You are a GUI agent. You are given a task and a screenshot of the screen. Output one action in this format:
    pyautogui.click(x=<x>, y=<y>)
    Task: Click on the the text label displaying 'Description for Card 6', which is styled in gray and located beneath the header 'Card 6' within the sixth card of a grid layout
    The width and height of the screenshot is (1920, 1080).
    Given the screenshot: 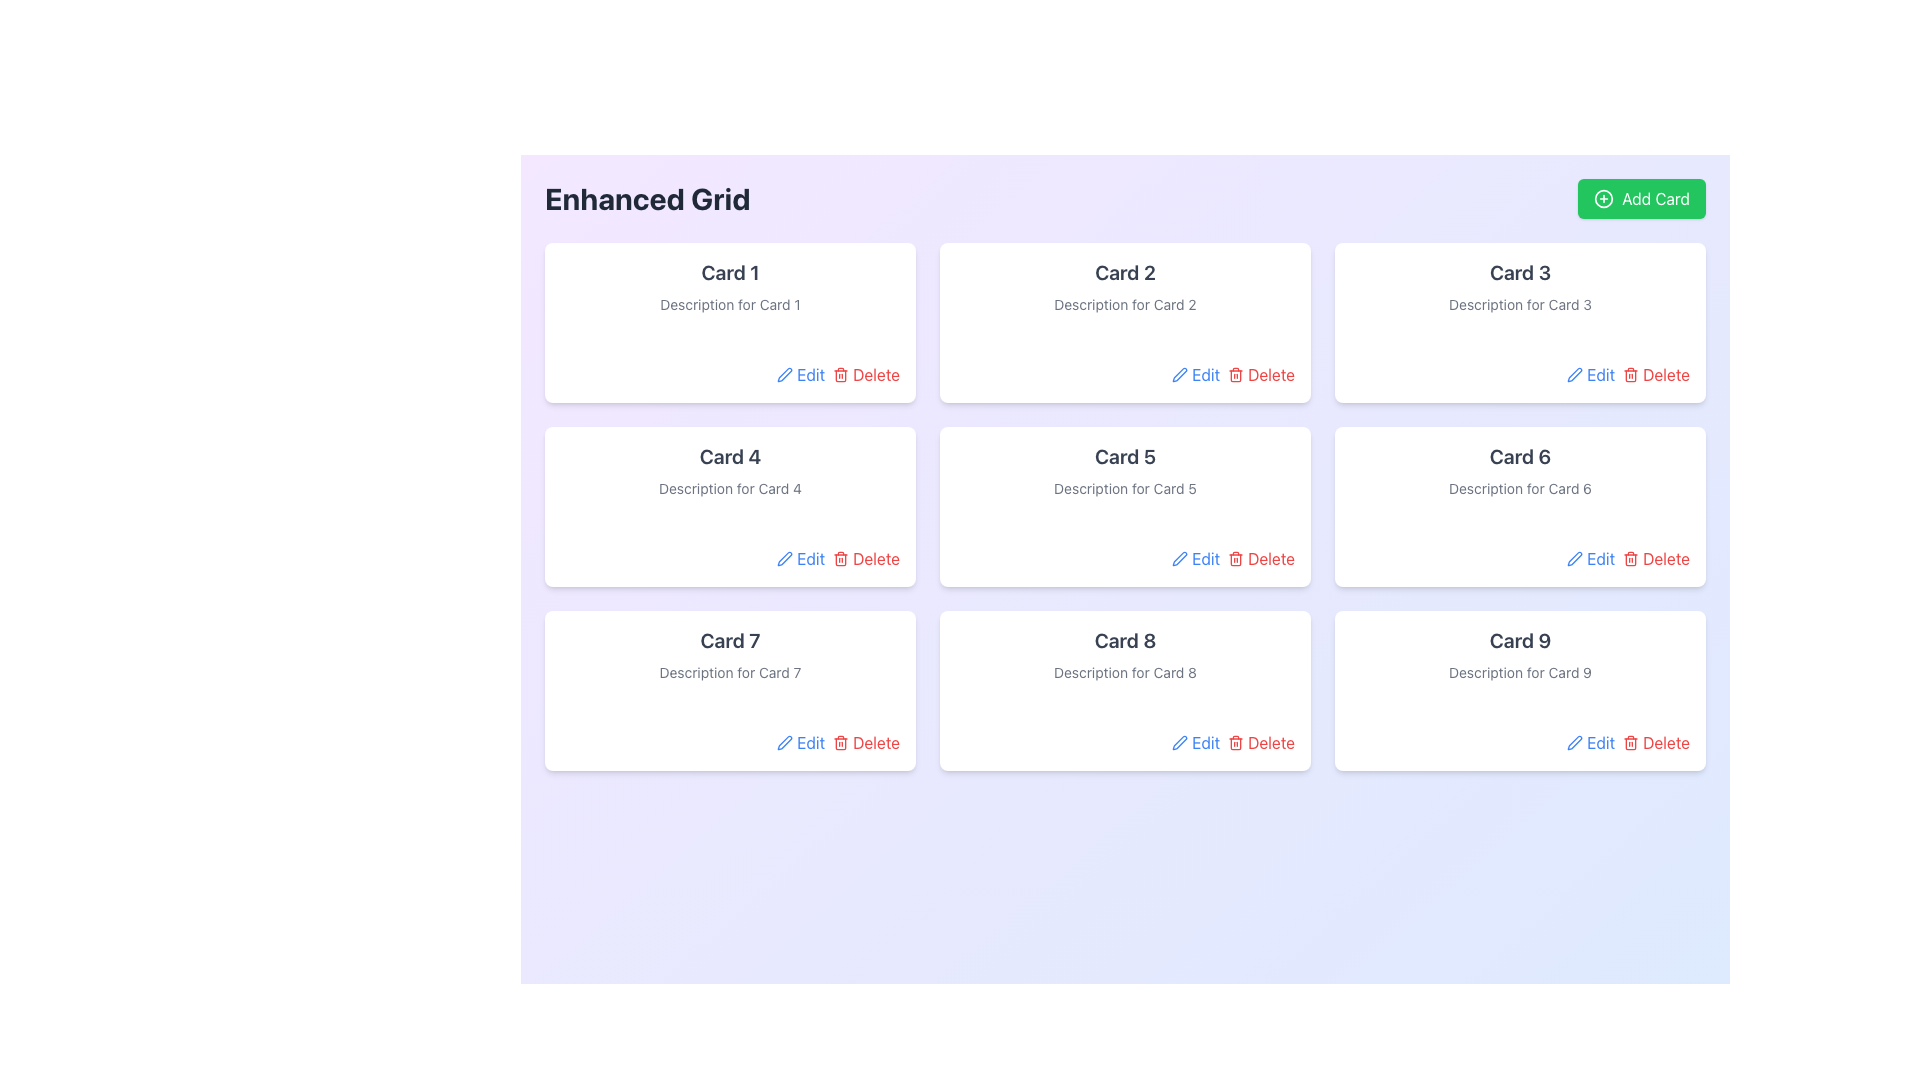 What is the action you would take?
    pyautogui.click(x=1520, y=489)
    